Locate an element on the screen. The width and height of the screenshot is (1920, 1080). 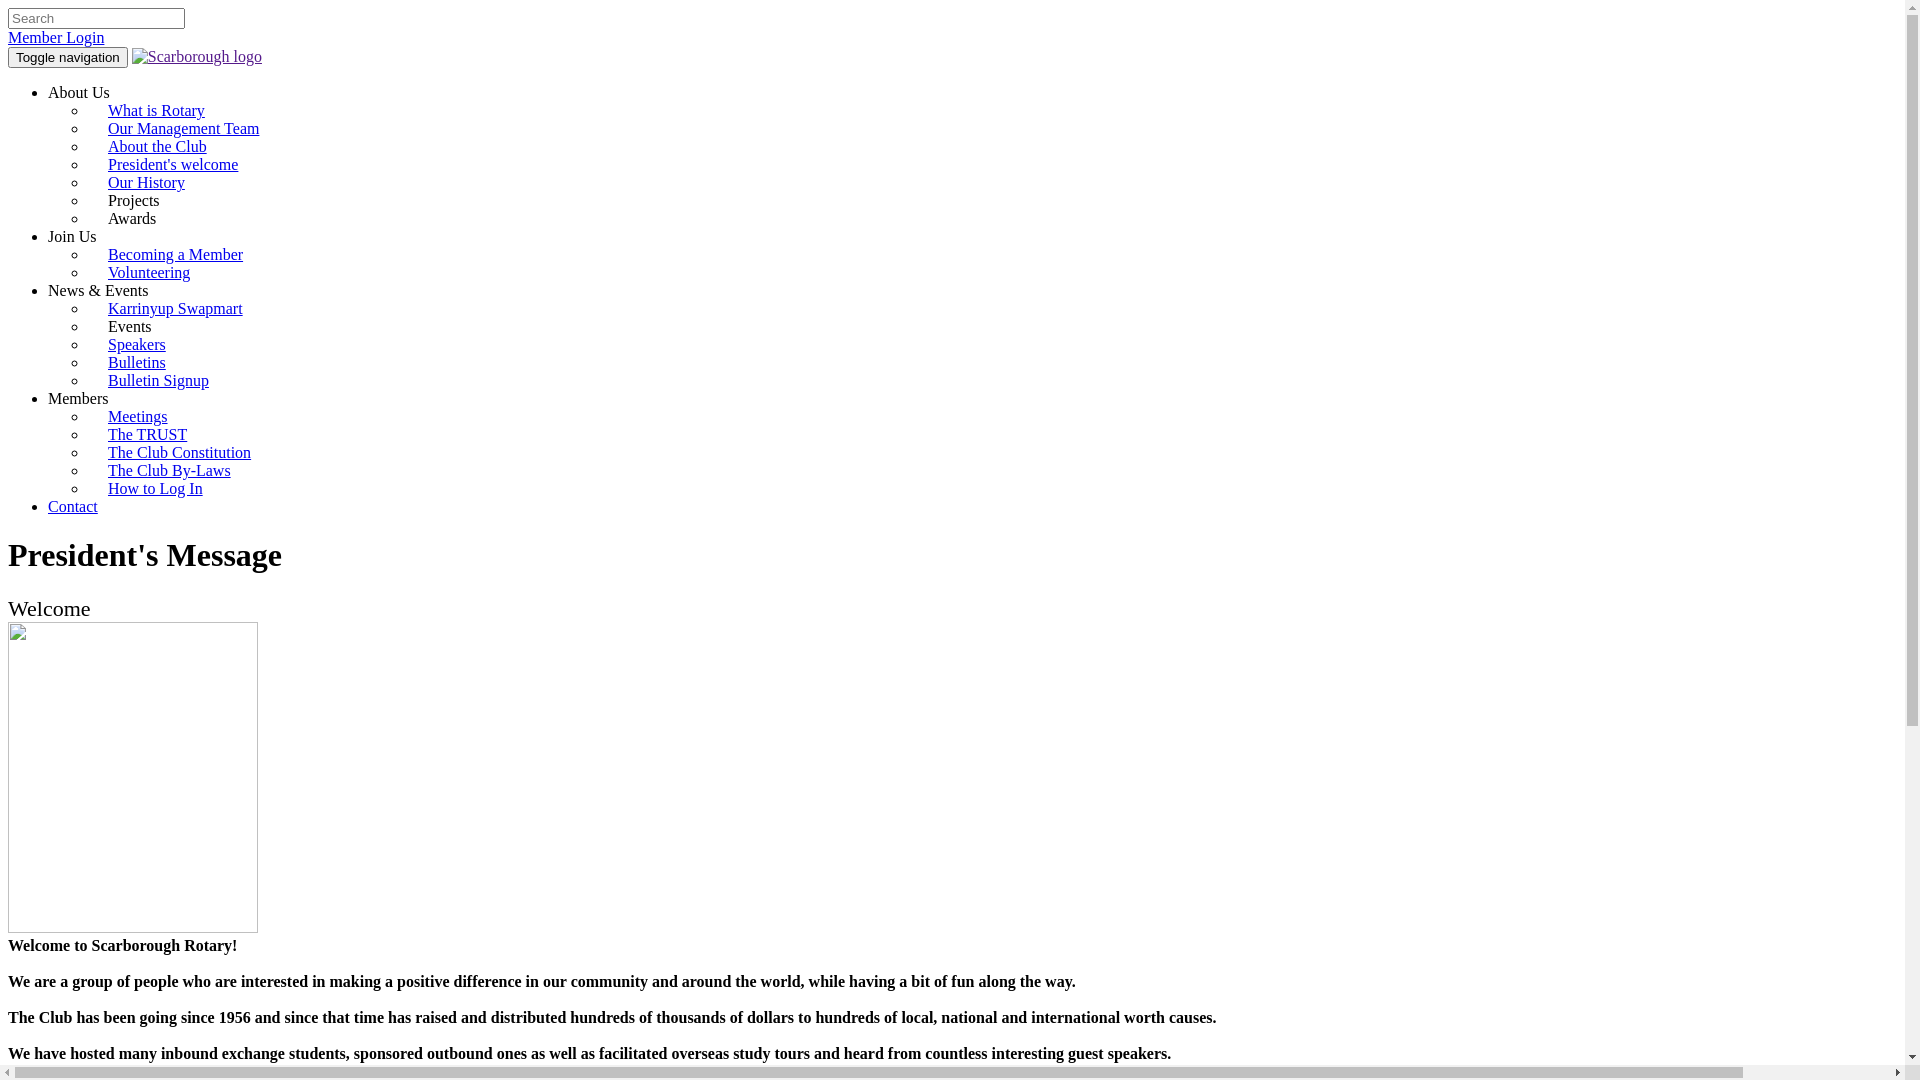
'News & Events' is located at coordinates (96, 290).